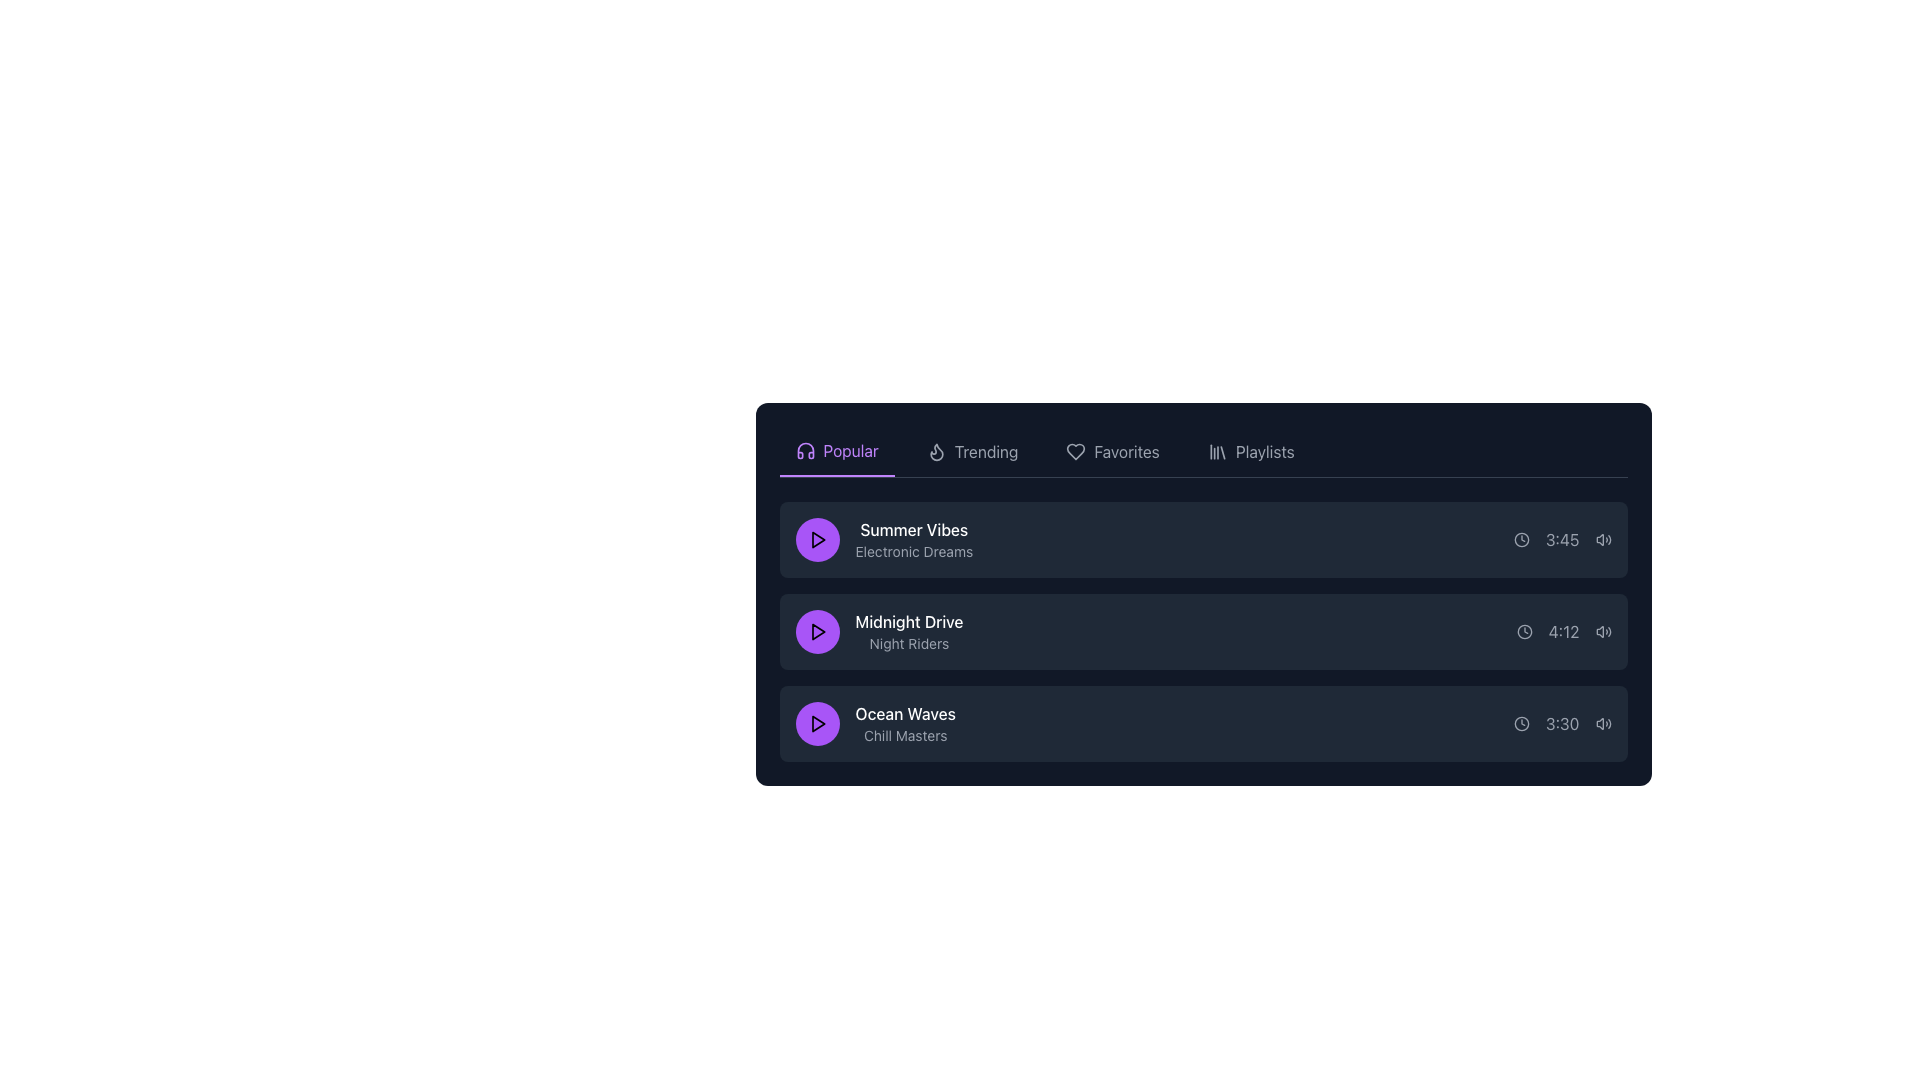 The width and height of the screenshot is (1920, 1080). Describe the element at coordinates (1523, 632) in the screenshot. I see `the SVG circle element representing the clock icon for the 'Midnight Drive' song entry, which serves as a visual cue for time-related information` at that location.